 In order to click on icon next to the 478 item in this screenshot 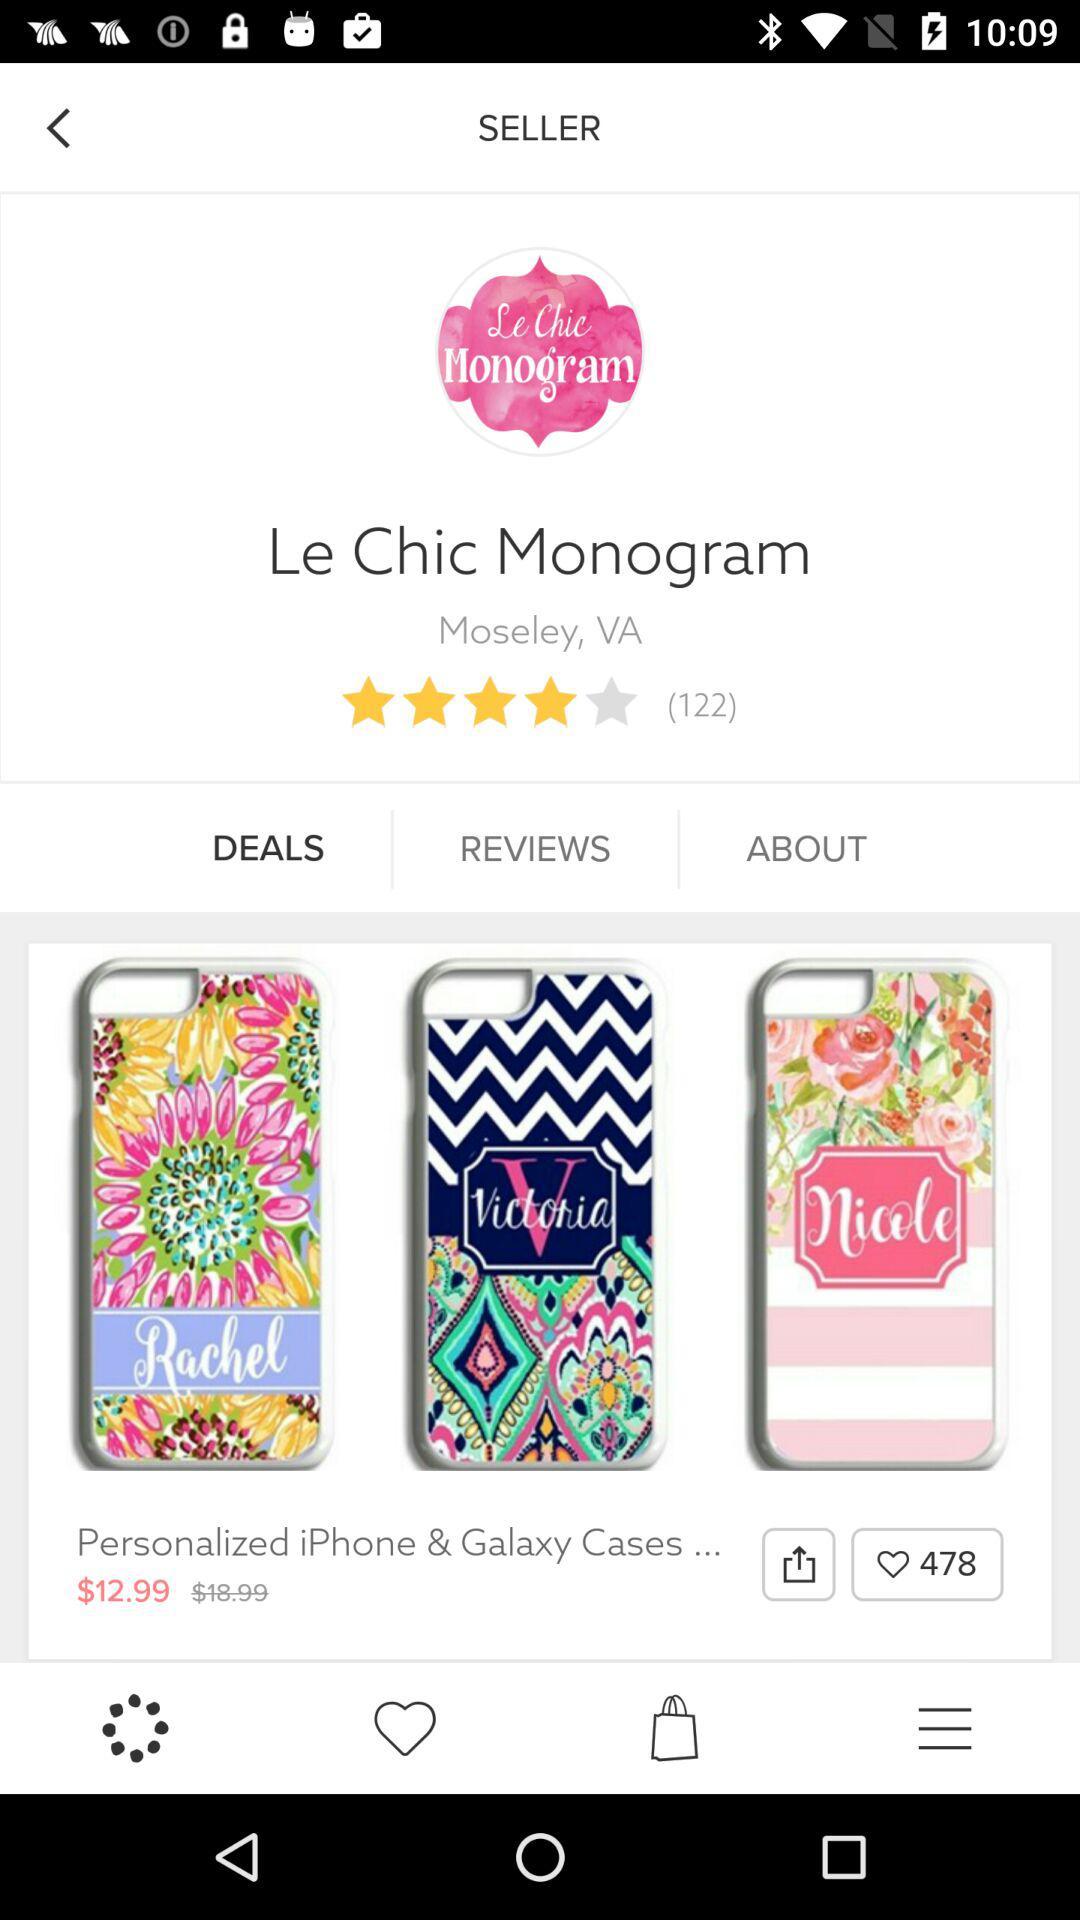, I will do `click(797, 1563)`.